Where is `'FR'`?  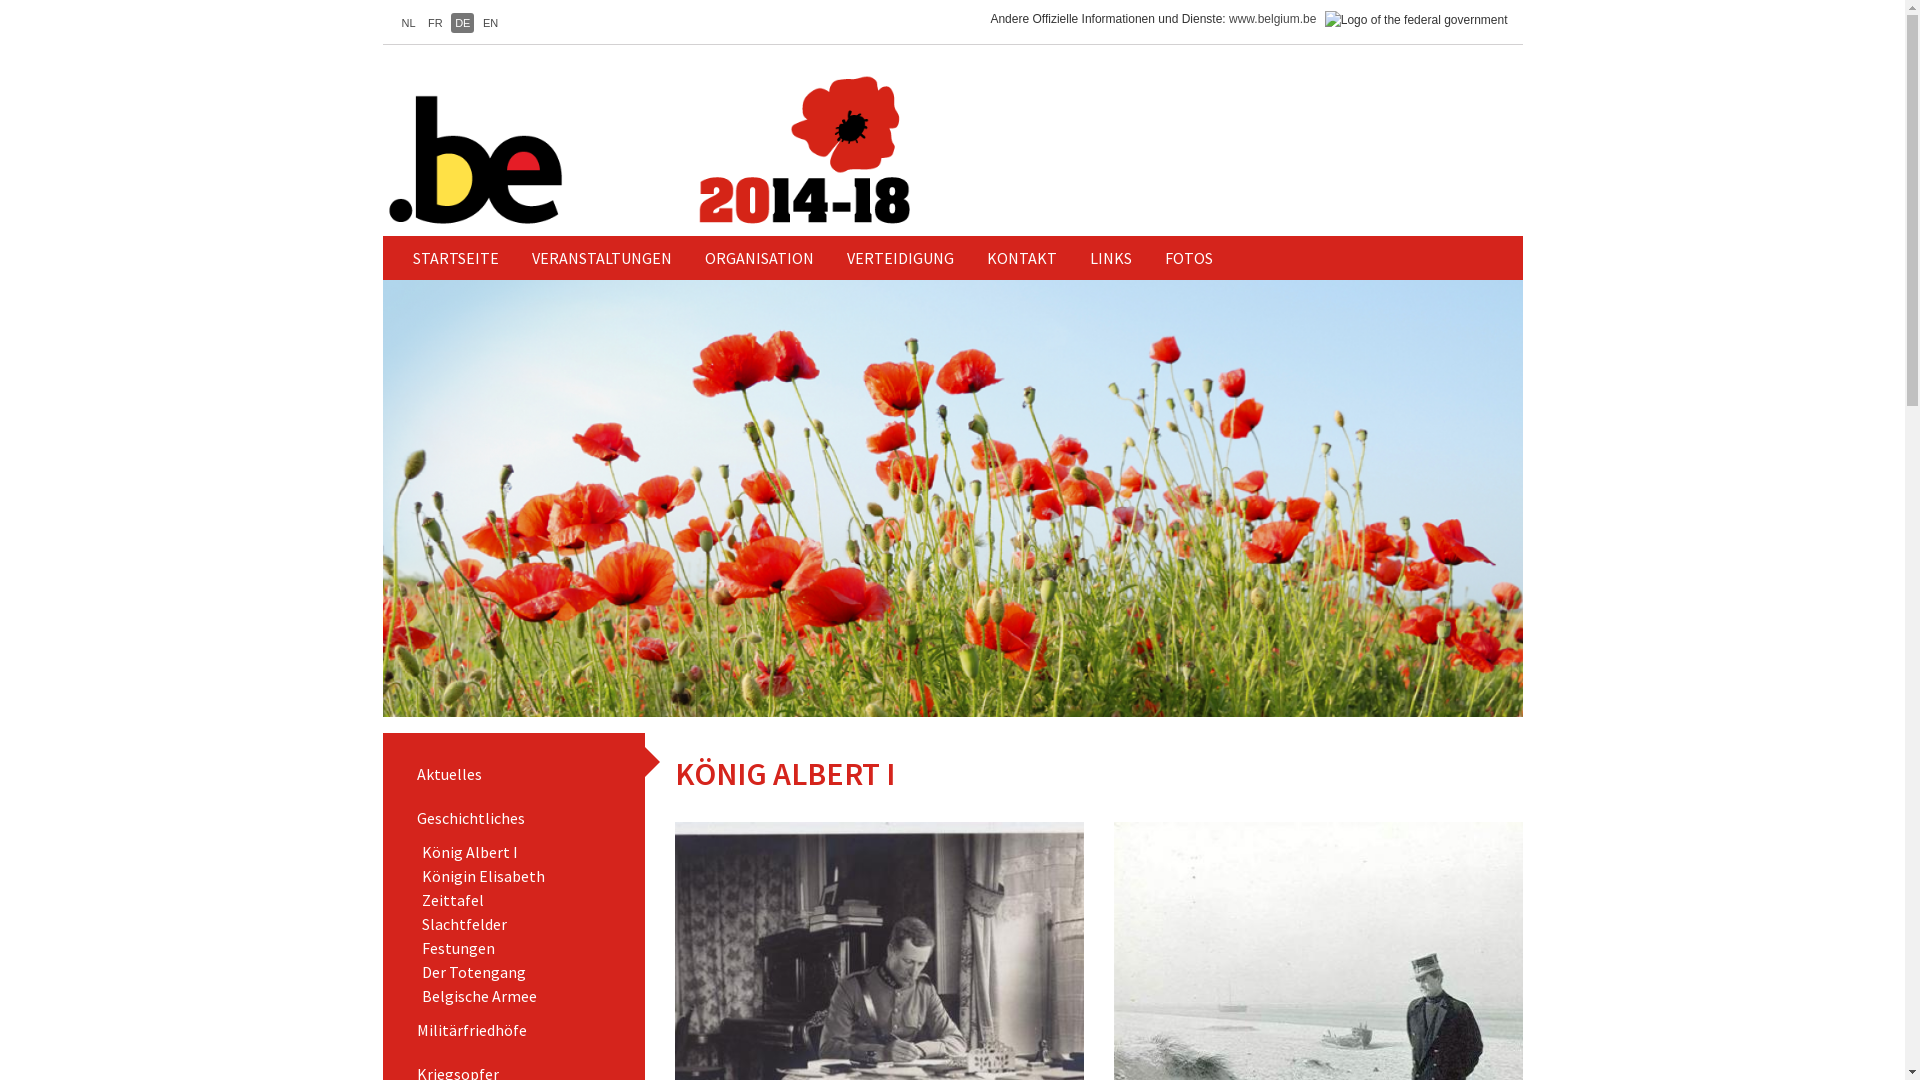
'FR' is located at coordinates (434, 23).